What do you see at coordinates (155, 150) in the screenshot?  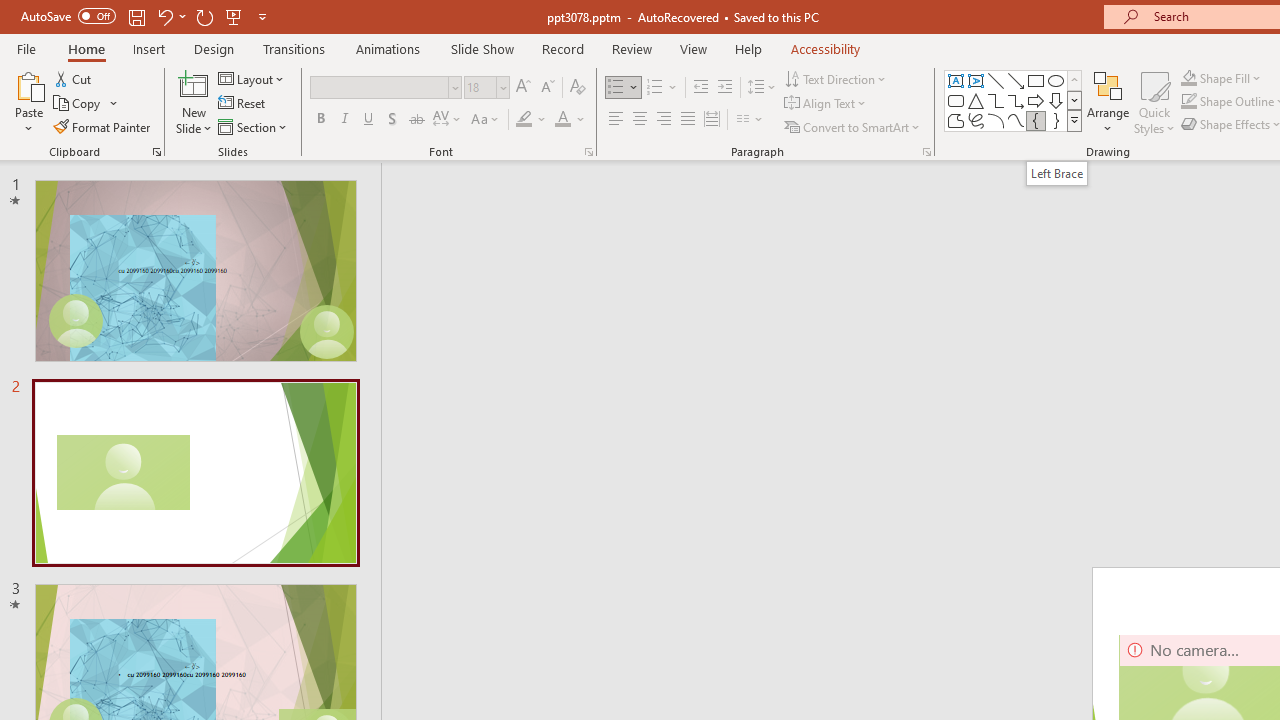 I see `'Office Clipboard...'` at bounding box center [155, 150].